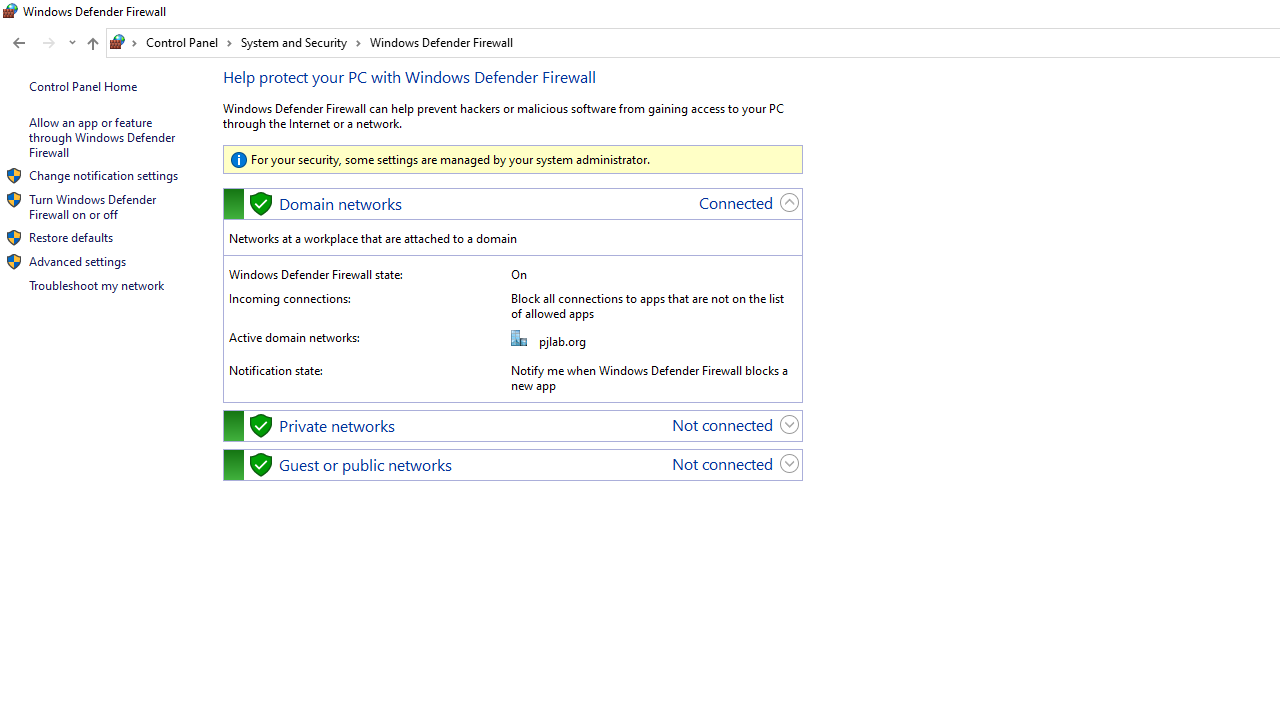  Describe the element at coordinates (123, 42) in the screenshot. I see `'All locations'` at that location.